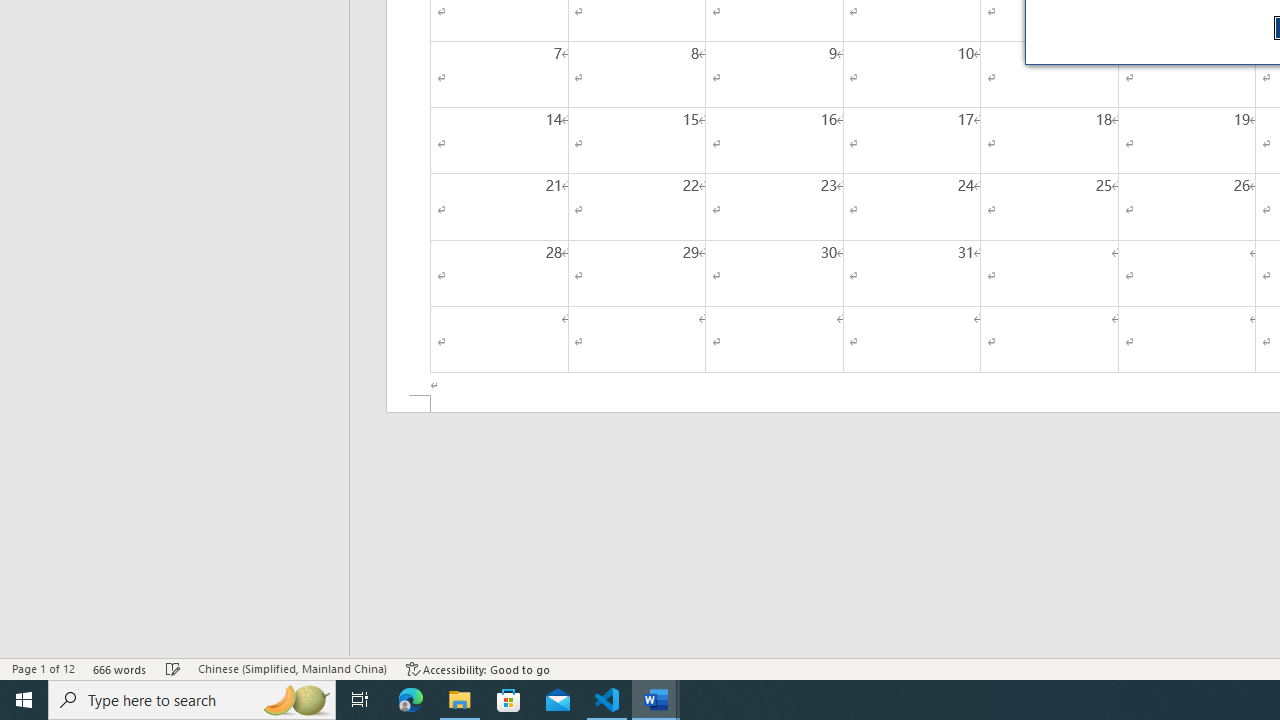 The width and height of the screenshot is (1280, 720). Describe the element at coordinates (173, 669) in the screenshot. I see `'Spelling and Grammar Check Checking'` at that location.